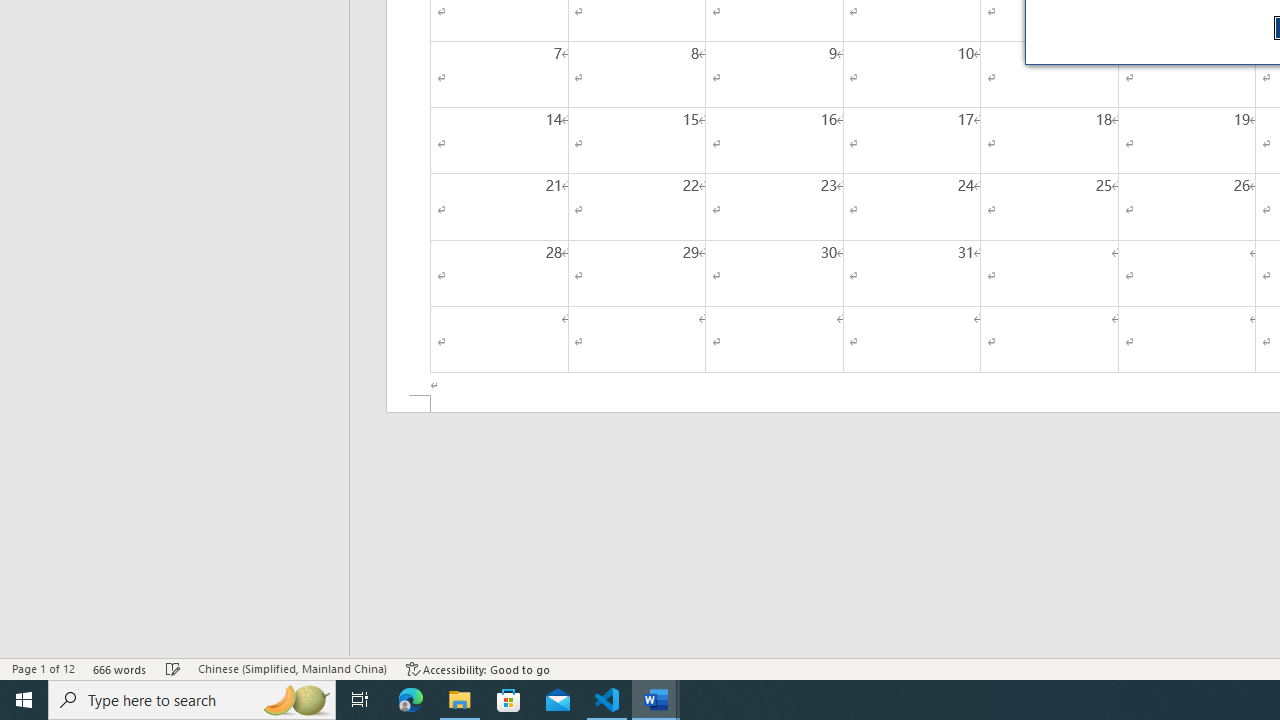 The width and height of the screenshot is (1280, 720). Describe the element at coordinates (173, 669) in the screenshot. I see `'Spelling and Grammar Check Checking'` at that location.